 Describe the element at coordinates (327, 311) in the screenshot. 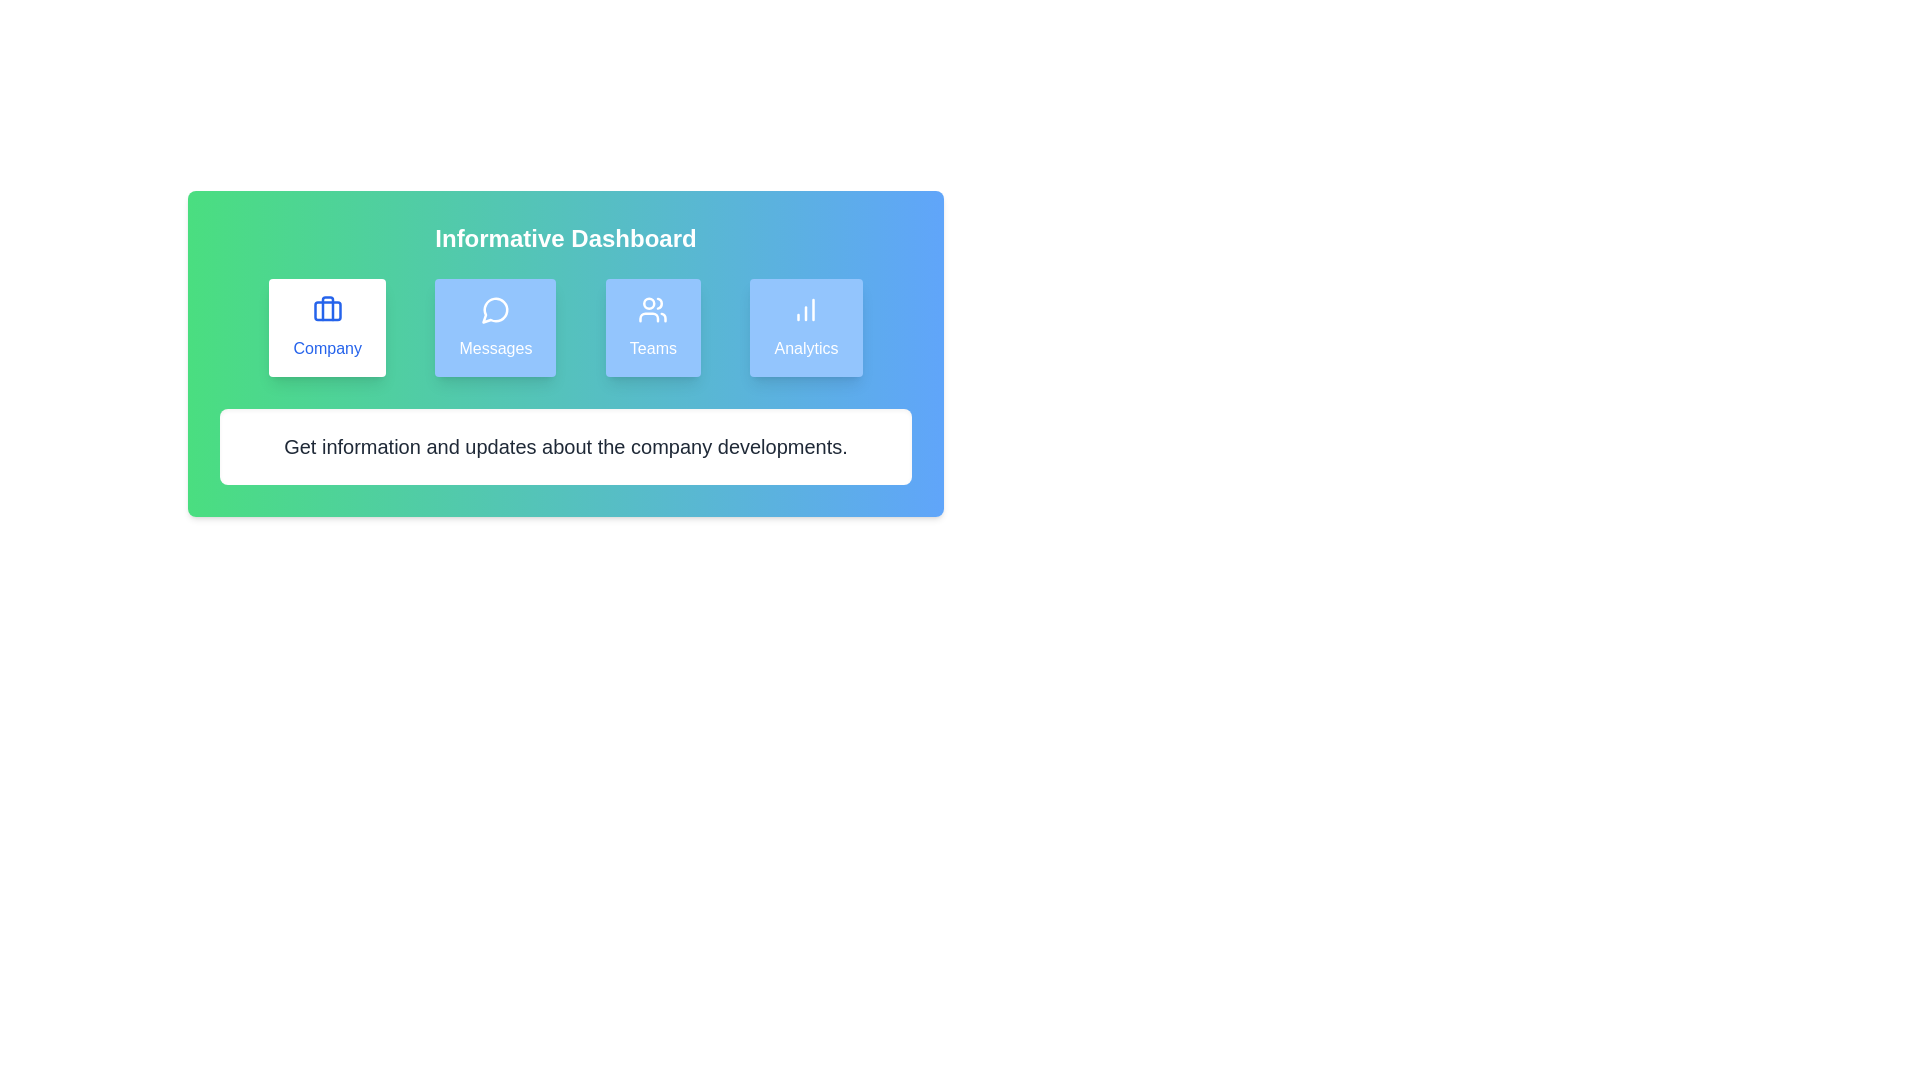

I see `the rectangular SVG shape with rounded corners located inside the briefcase icon on the dashboard` at that location.